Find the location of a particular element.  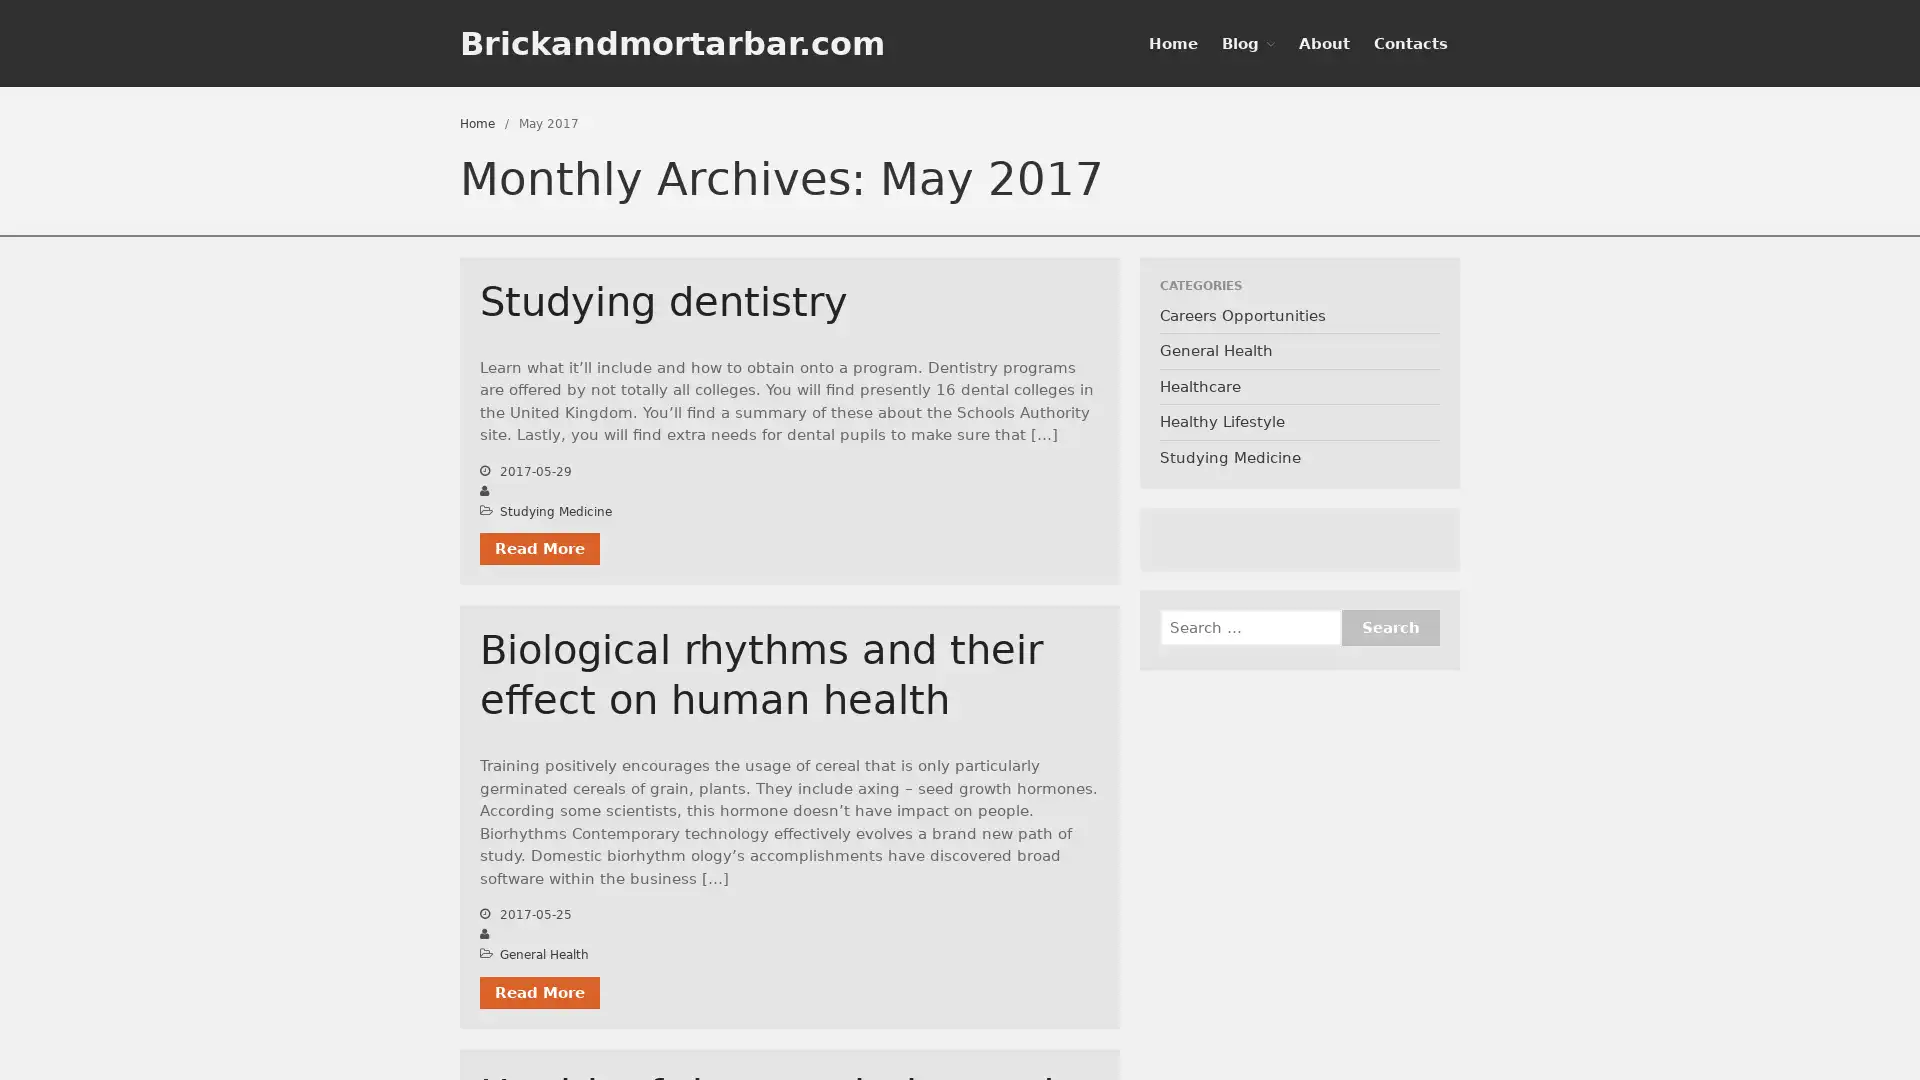

Search is located at coordinates (1389, 626).